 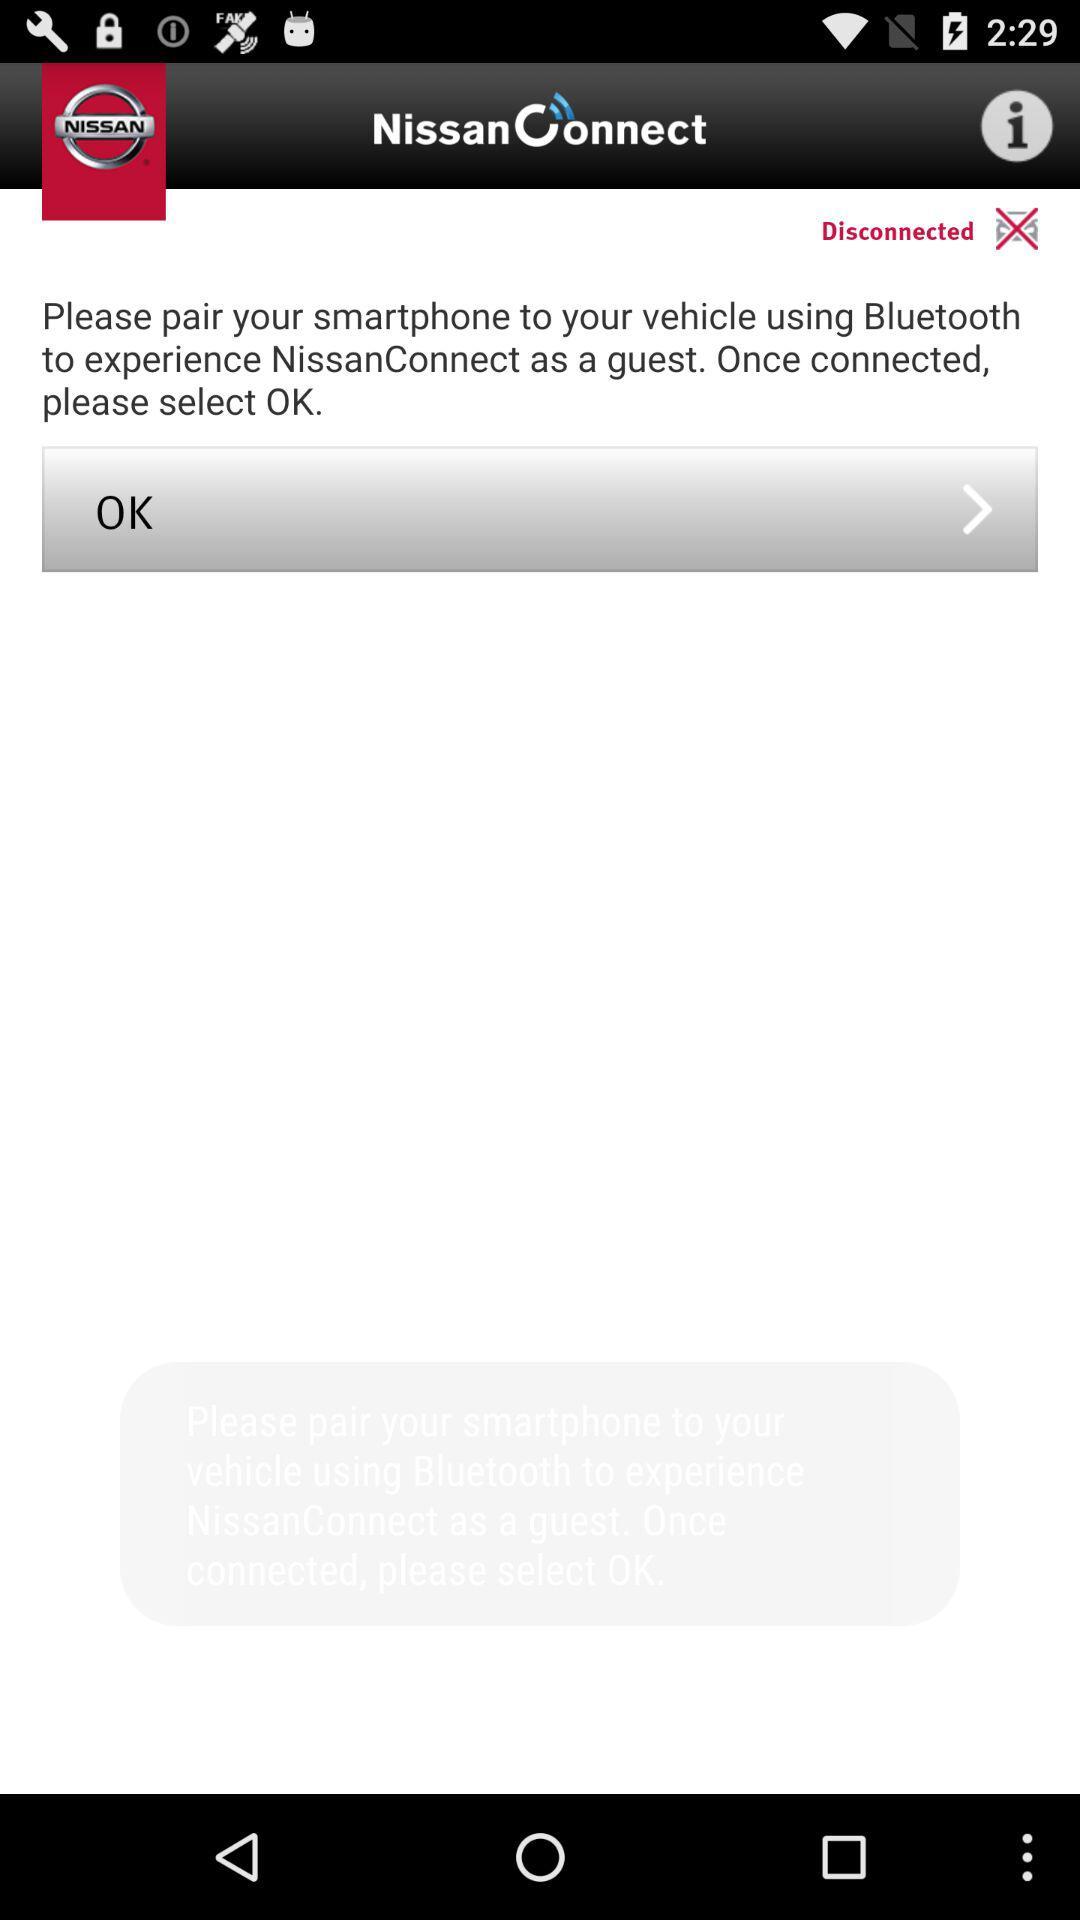 What do you see at coordinates (1036, 228) in the screenshot?
I see `icon next to disconnected item` at bounding box center [1036, 228].